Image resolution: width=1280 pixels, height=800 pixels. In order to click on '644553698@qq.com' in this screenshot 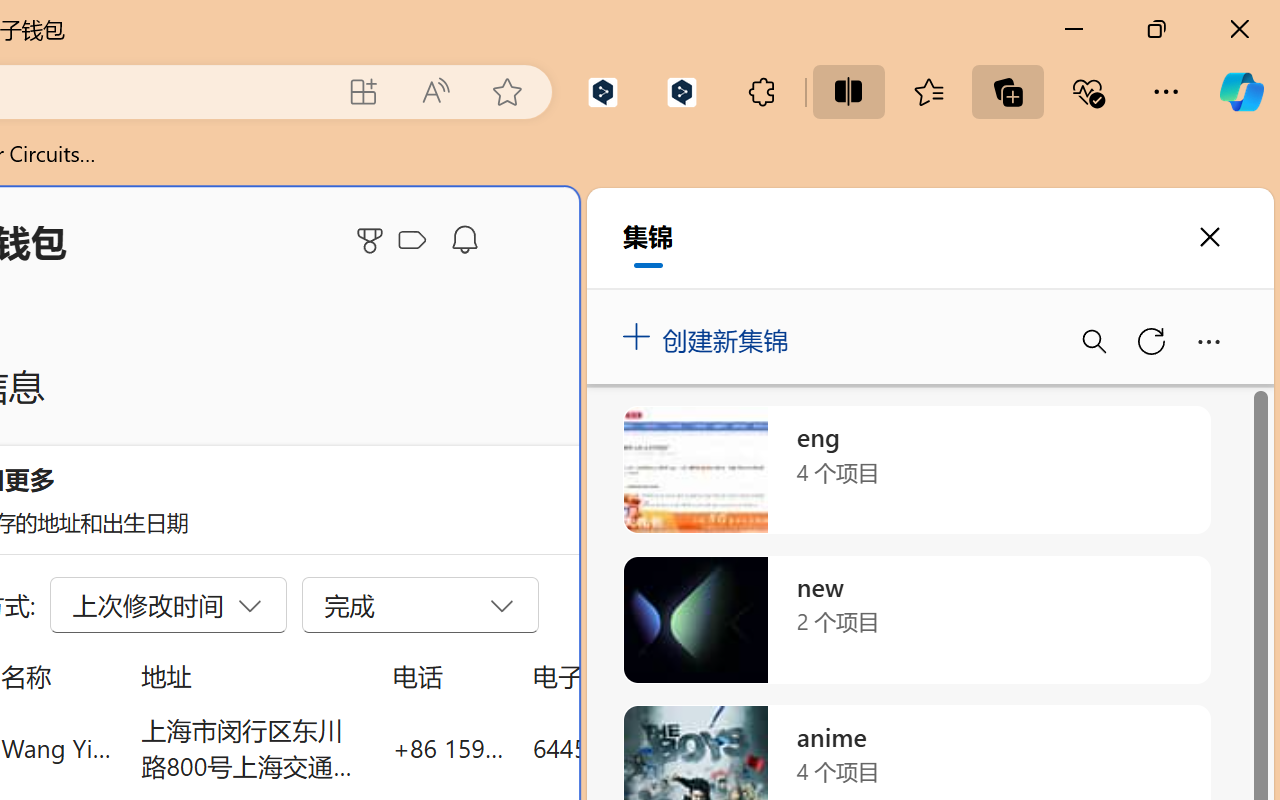, I will do `click(644, 747)`.